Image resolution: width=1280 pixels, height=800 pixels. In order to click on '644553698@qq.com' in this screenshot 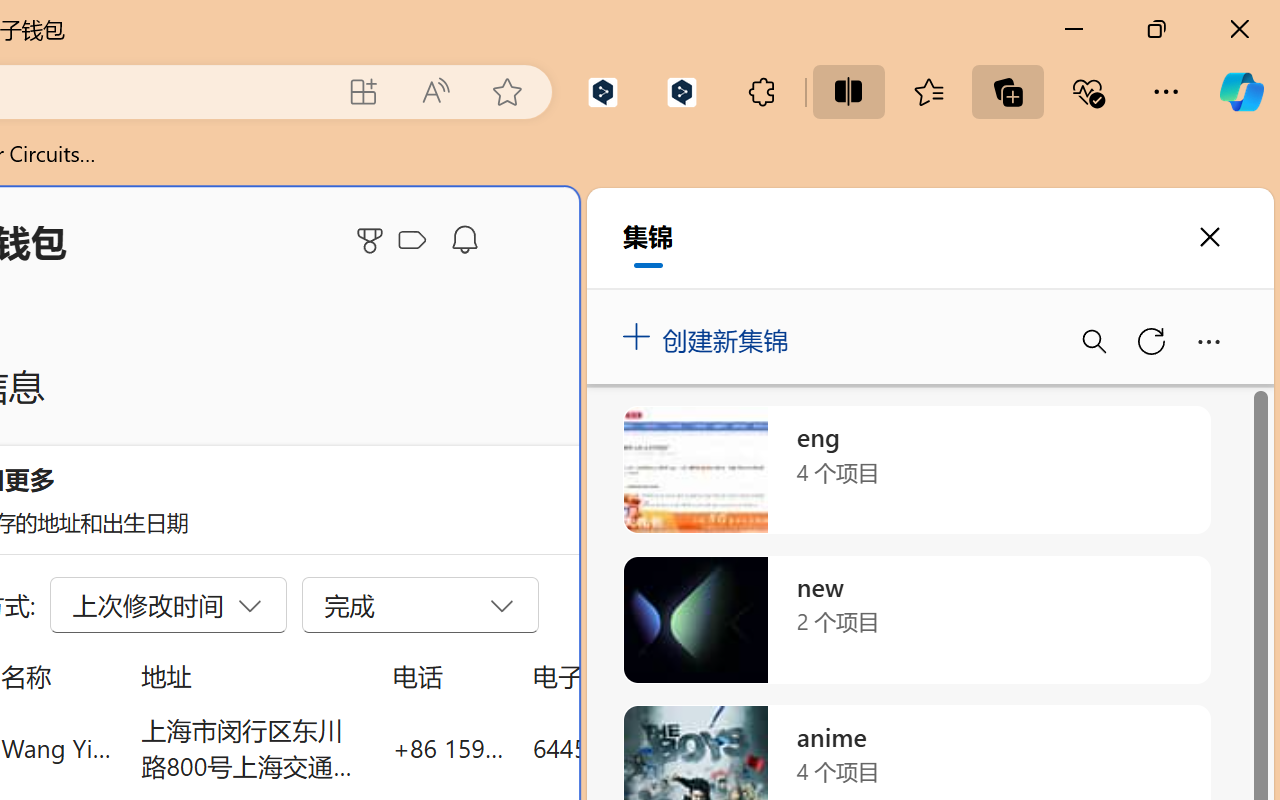, I will do `click(644, 747)`.